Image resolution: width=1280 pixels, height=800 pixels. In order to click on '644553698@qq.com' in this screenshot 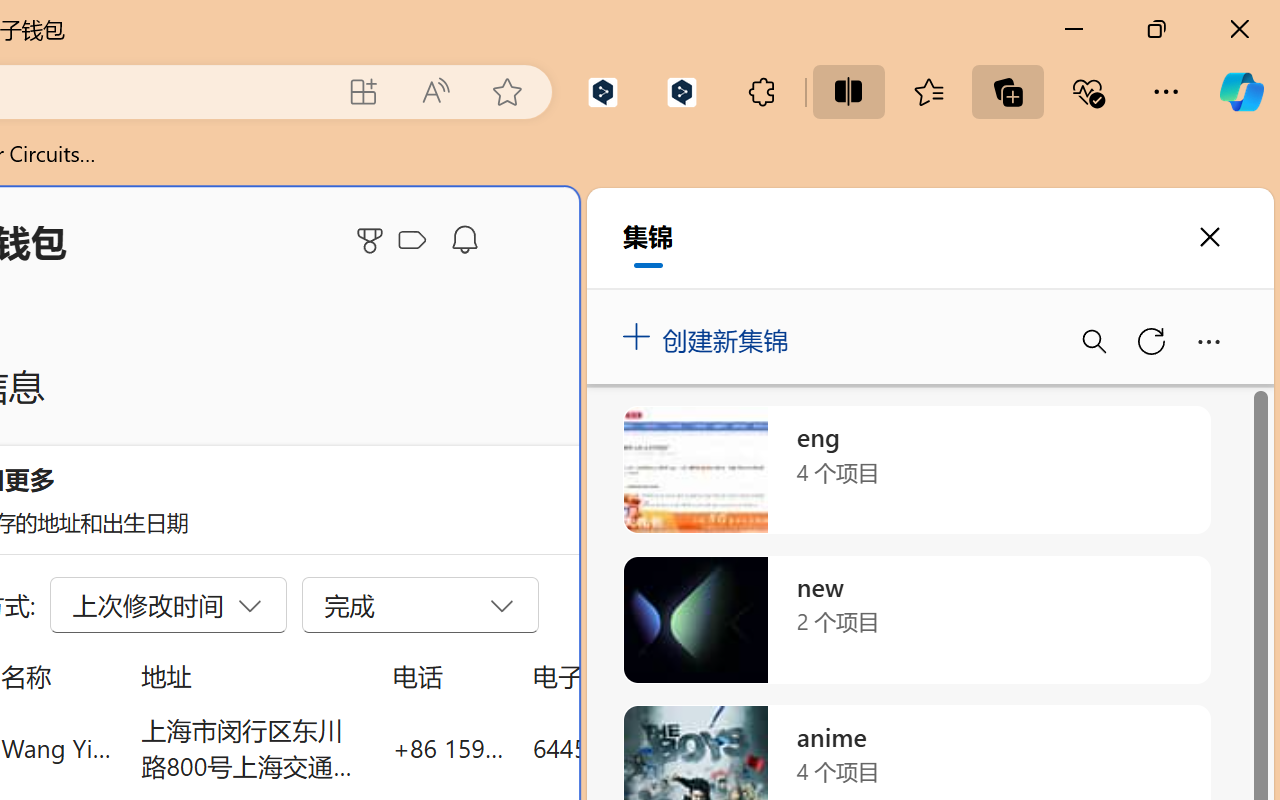, I will do `click(644, 747)`.